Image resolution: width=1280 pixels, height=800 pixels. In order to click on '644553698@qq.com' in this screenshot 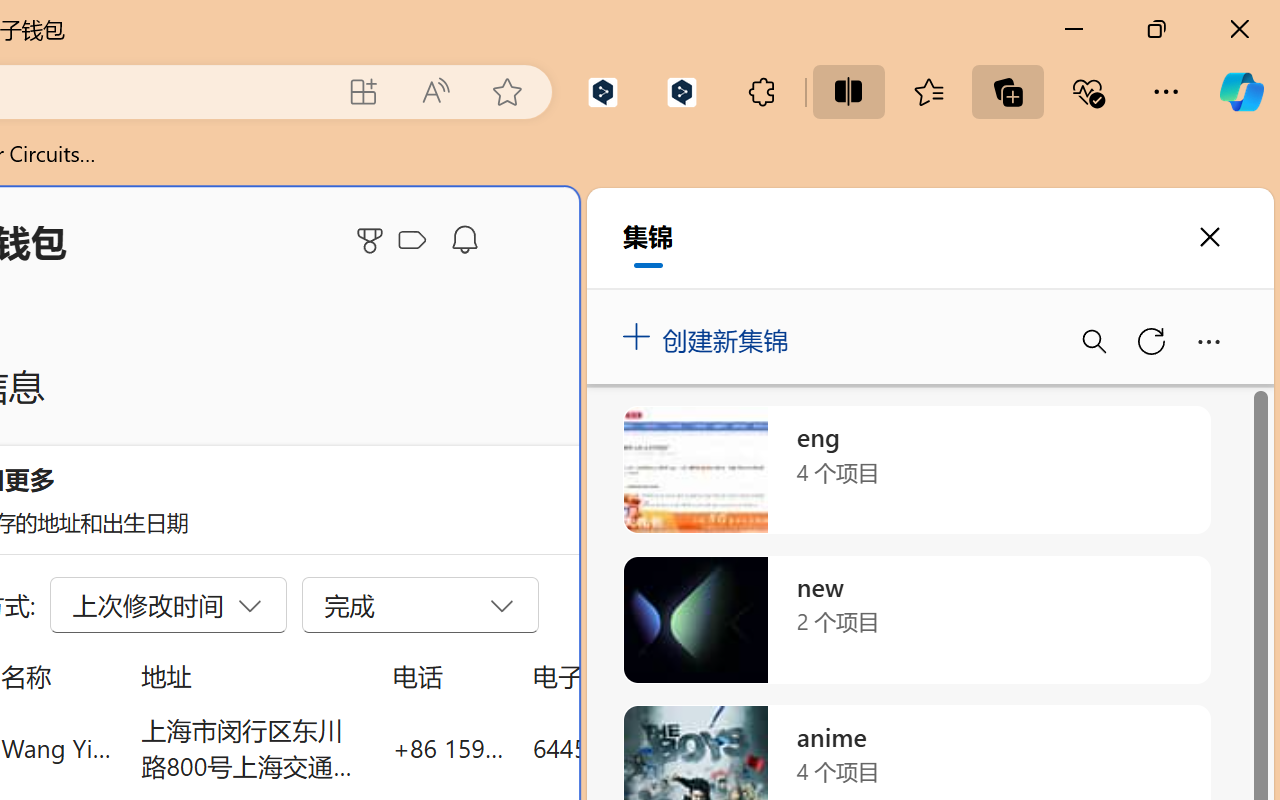, I will do `click(644, 747)`.